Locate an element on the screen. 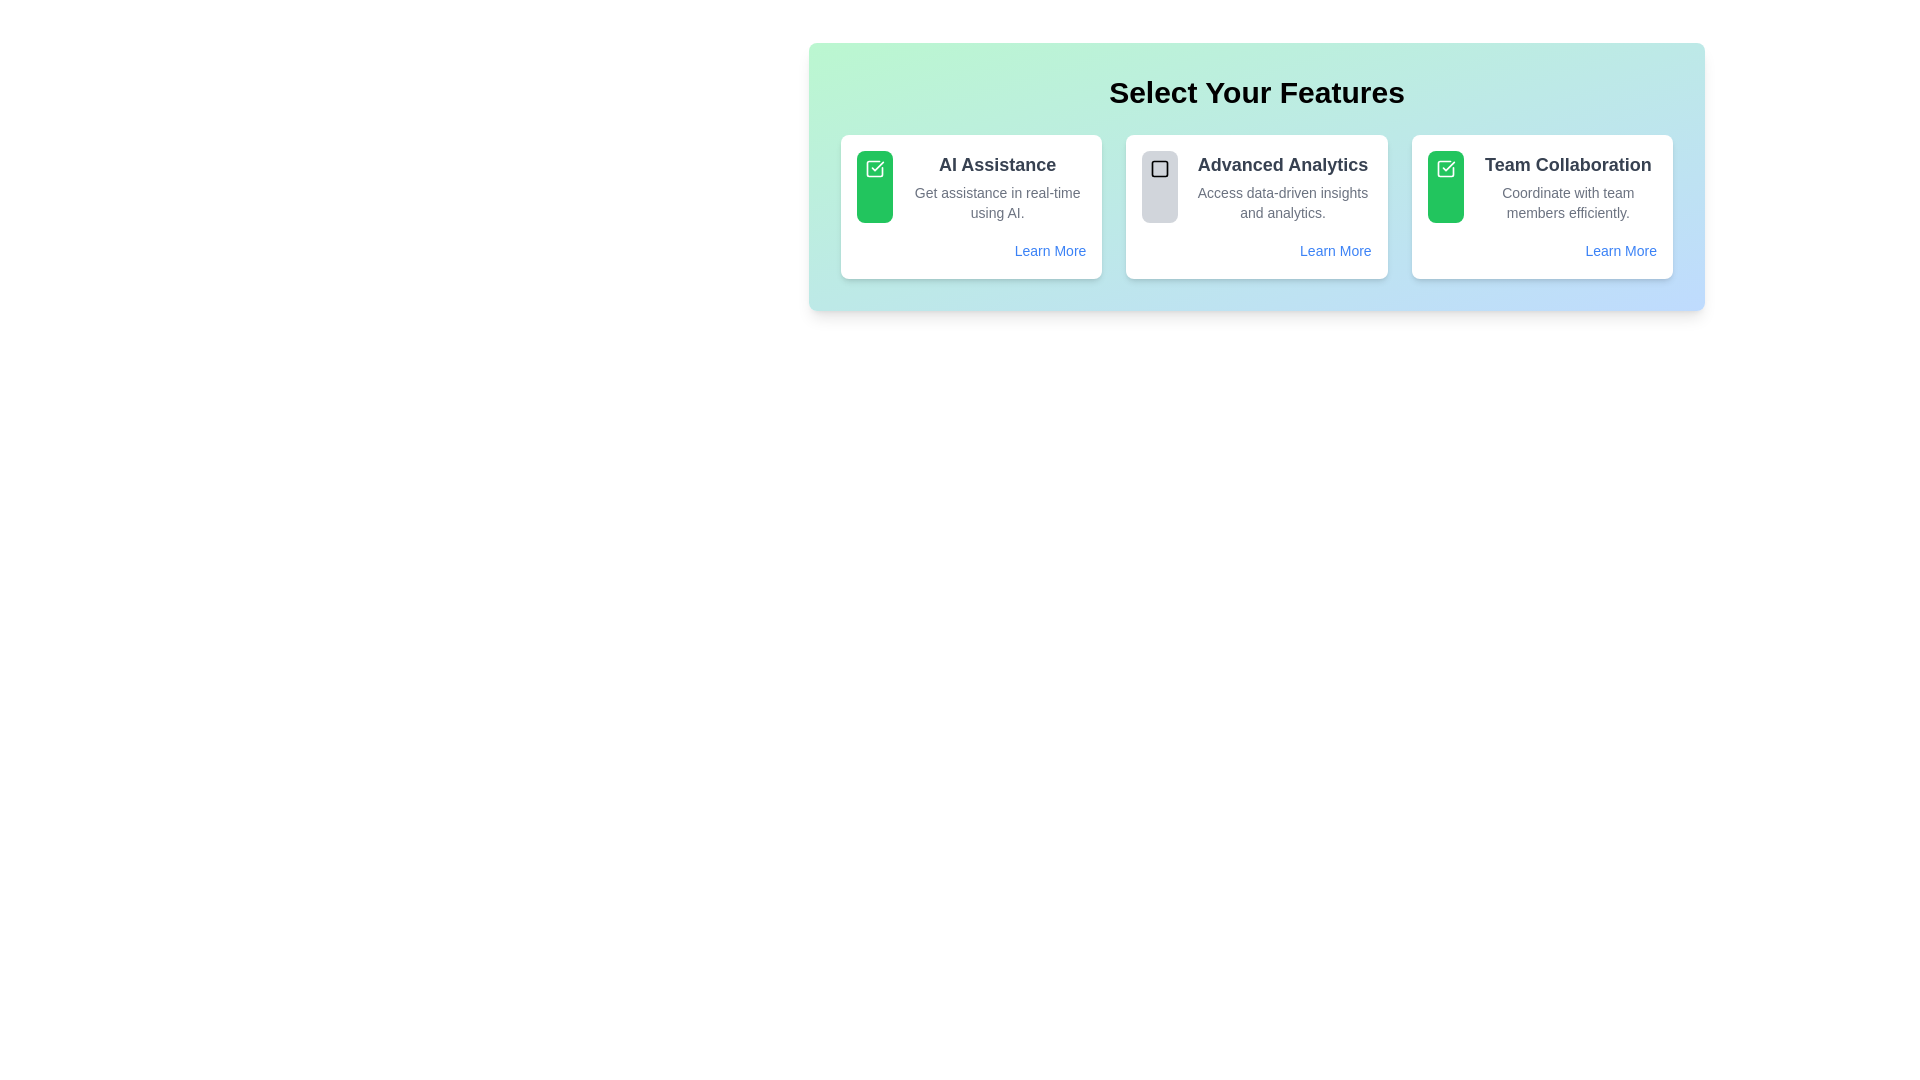 Image resolution: width=1920 pixels, height=1080 pixels. text label that displays 'Get assistance in real-time using AI.' located below the title 'AI Assistance' in the leftmost card is located at coordinates (997, 203).